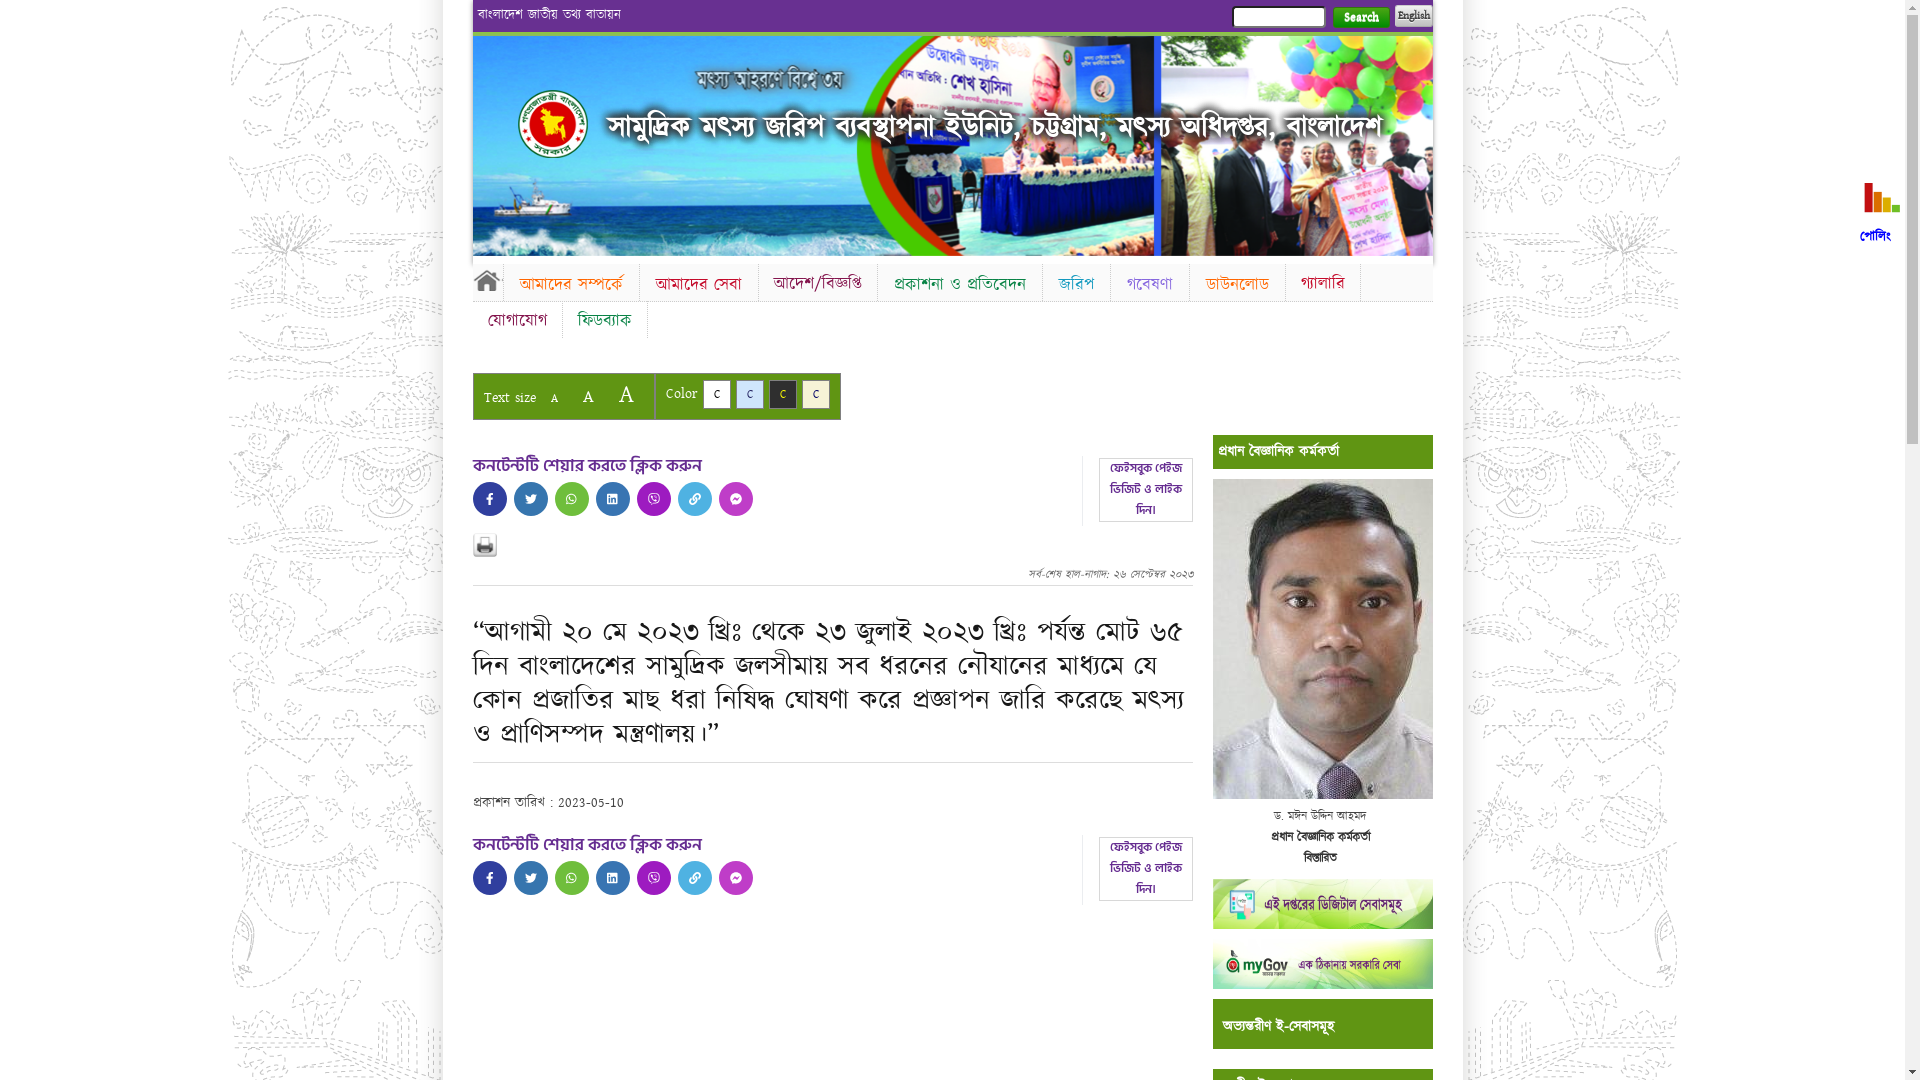  Describe the element at coordinates (486, 280) in the screenshot. I see `'Home'` at that location.